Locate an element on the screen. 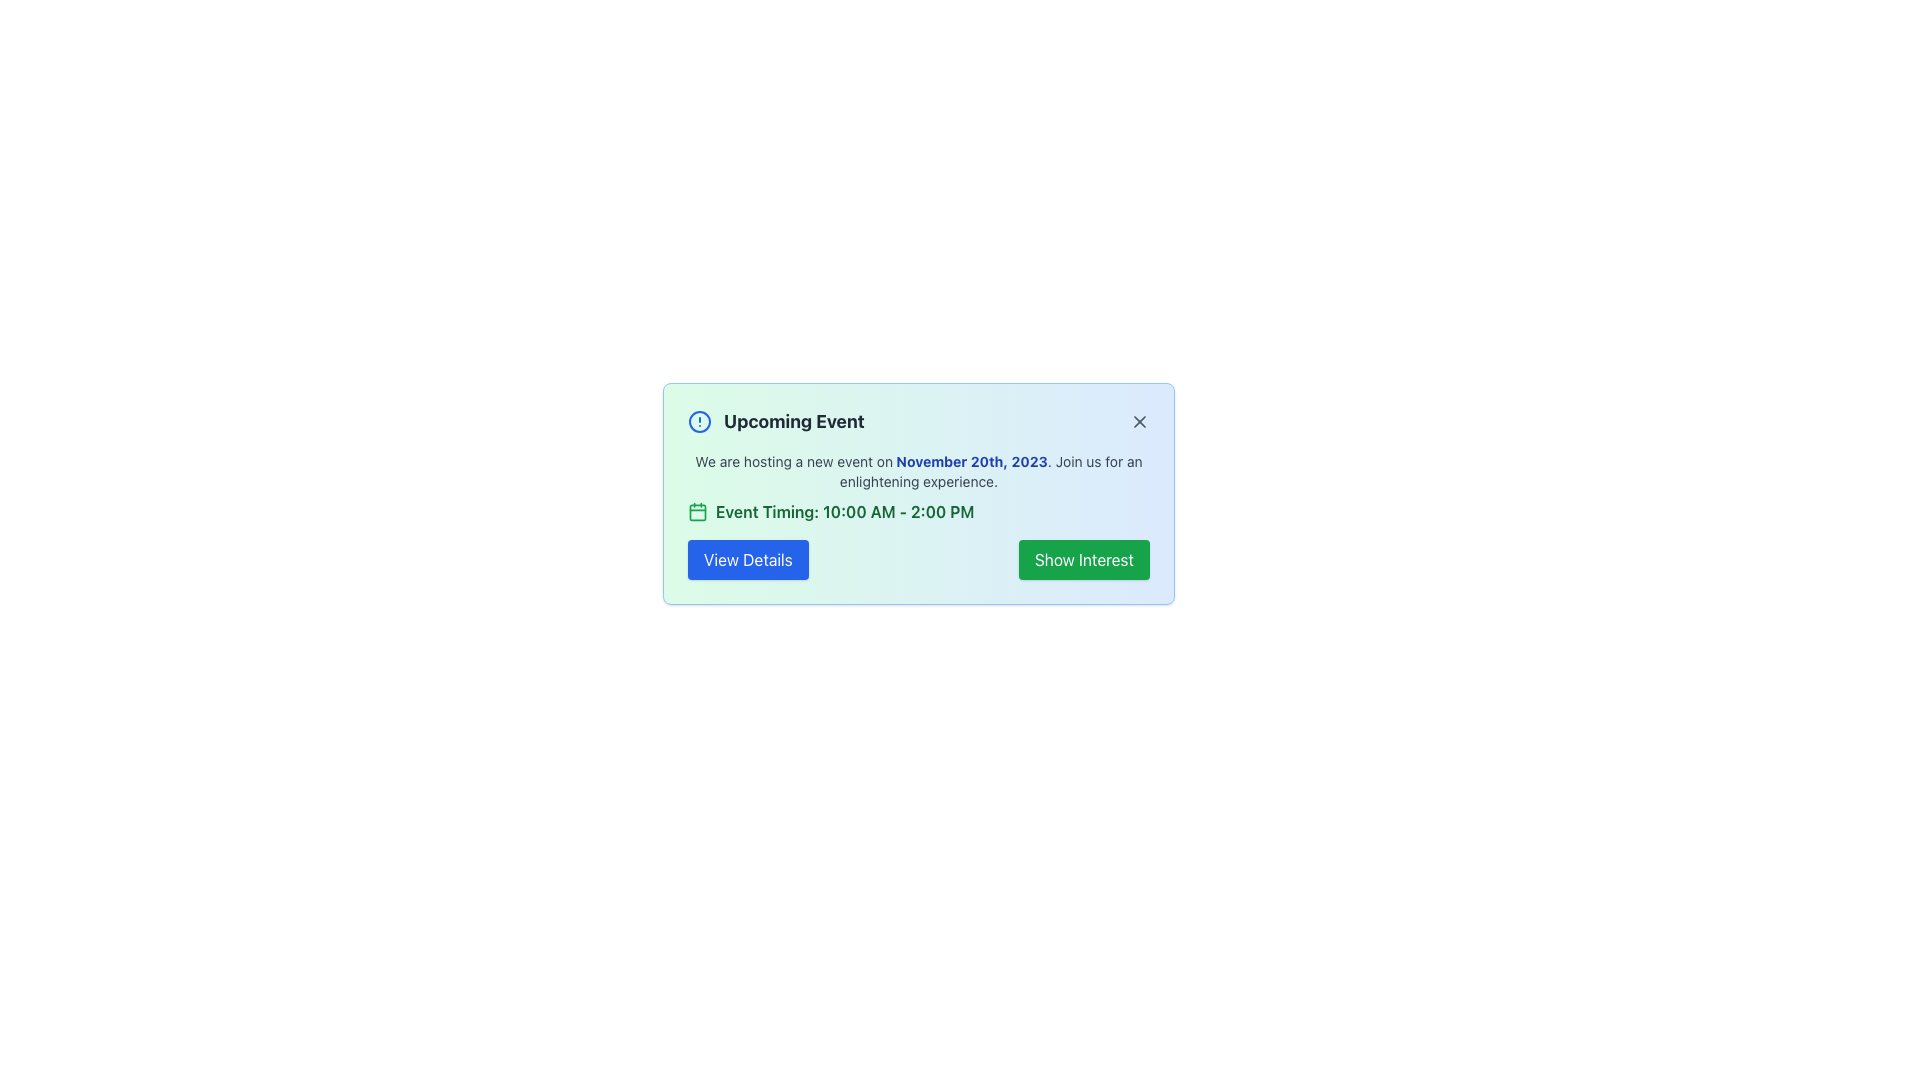 This screenshot has width=1920, height=1080. the close button on the right side of the notification is located at coordinates (1140, 420).